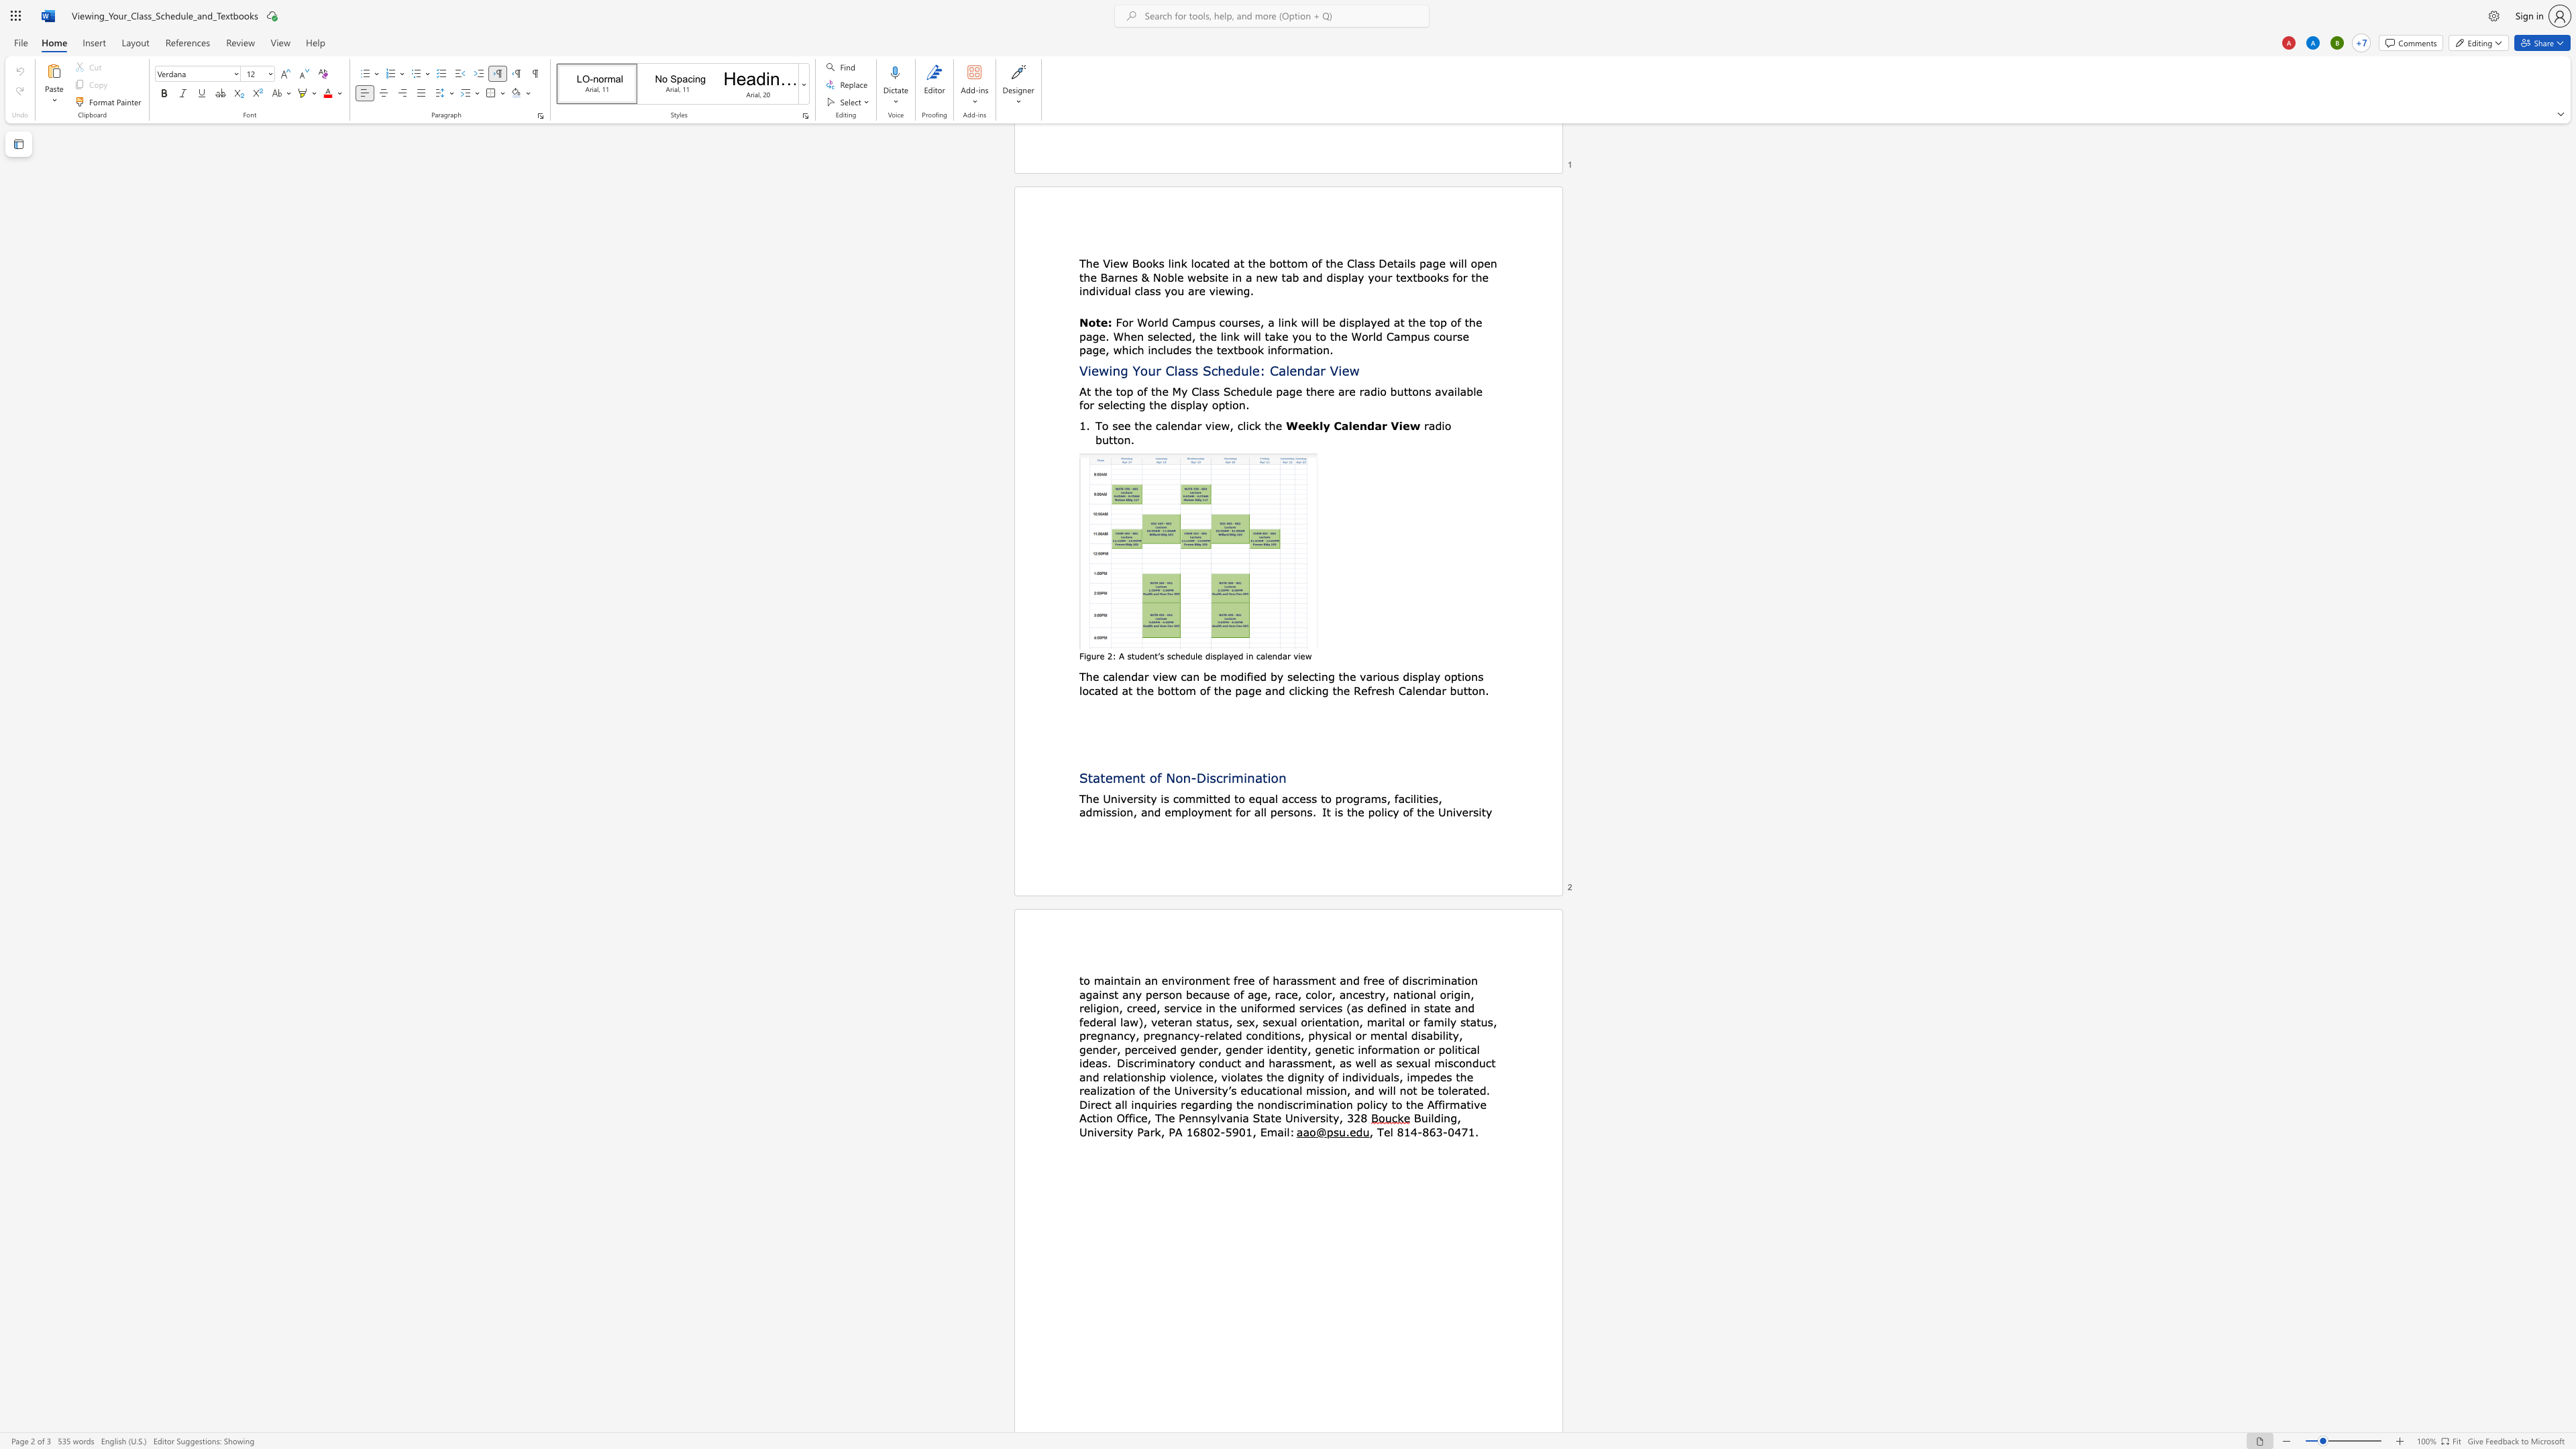  Describe the element at coordinates (1428, 1130) in the screenshot. I see `the space between the continuous character "8" and "6" in the text` at that location.